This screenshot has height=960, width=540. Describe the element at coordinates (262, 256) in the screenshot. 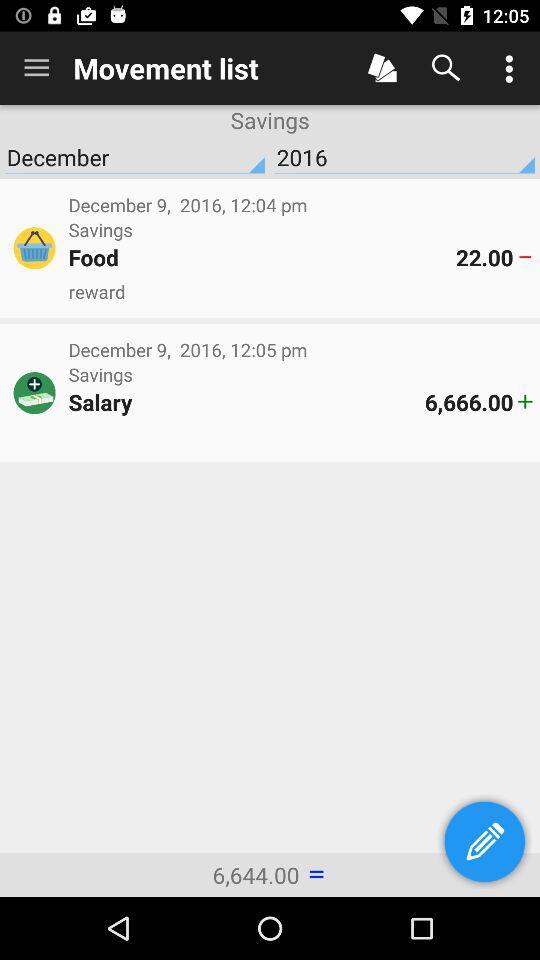

I see `the food icon` at that location.